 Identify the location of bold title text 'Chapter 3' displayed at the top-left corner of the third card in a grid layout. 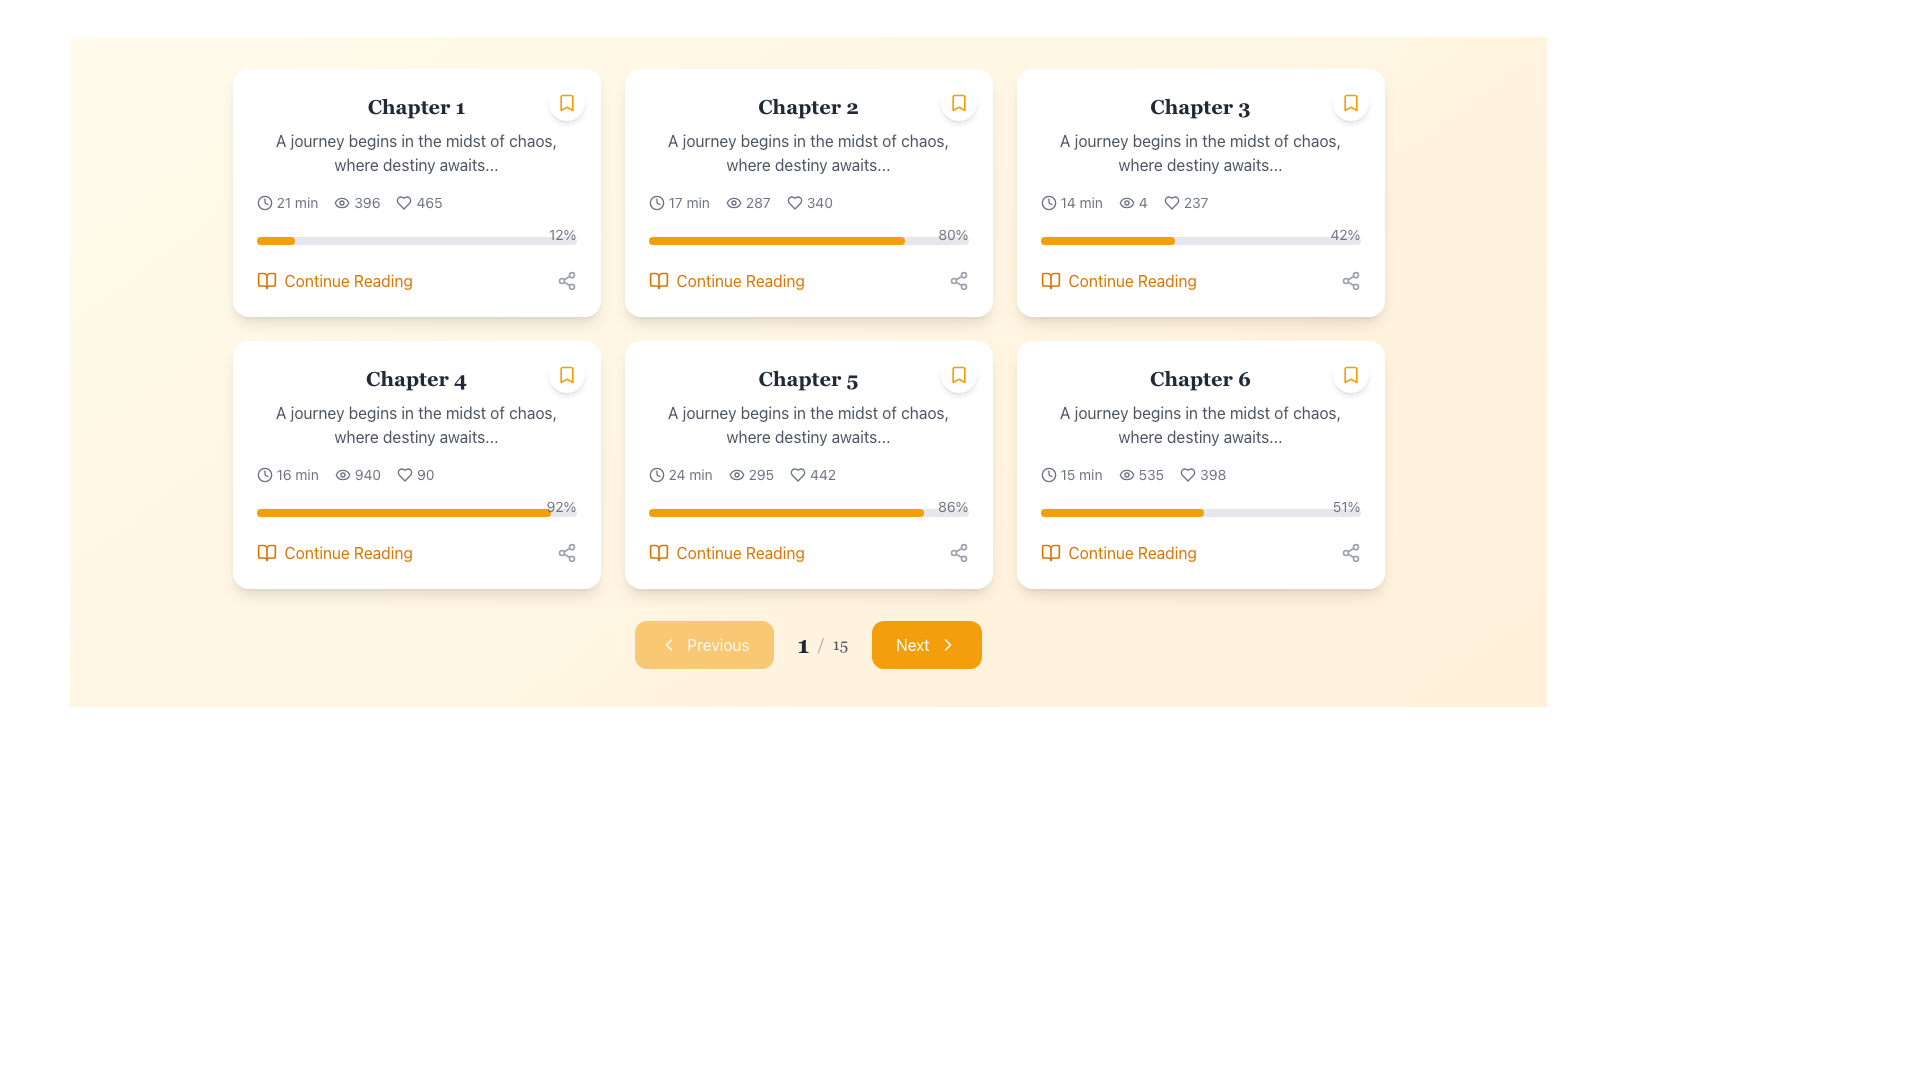
(1200, 107).